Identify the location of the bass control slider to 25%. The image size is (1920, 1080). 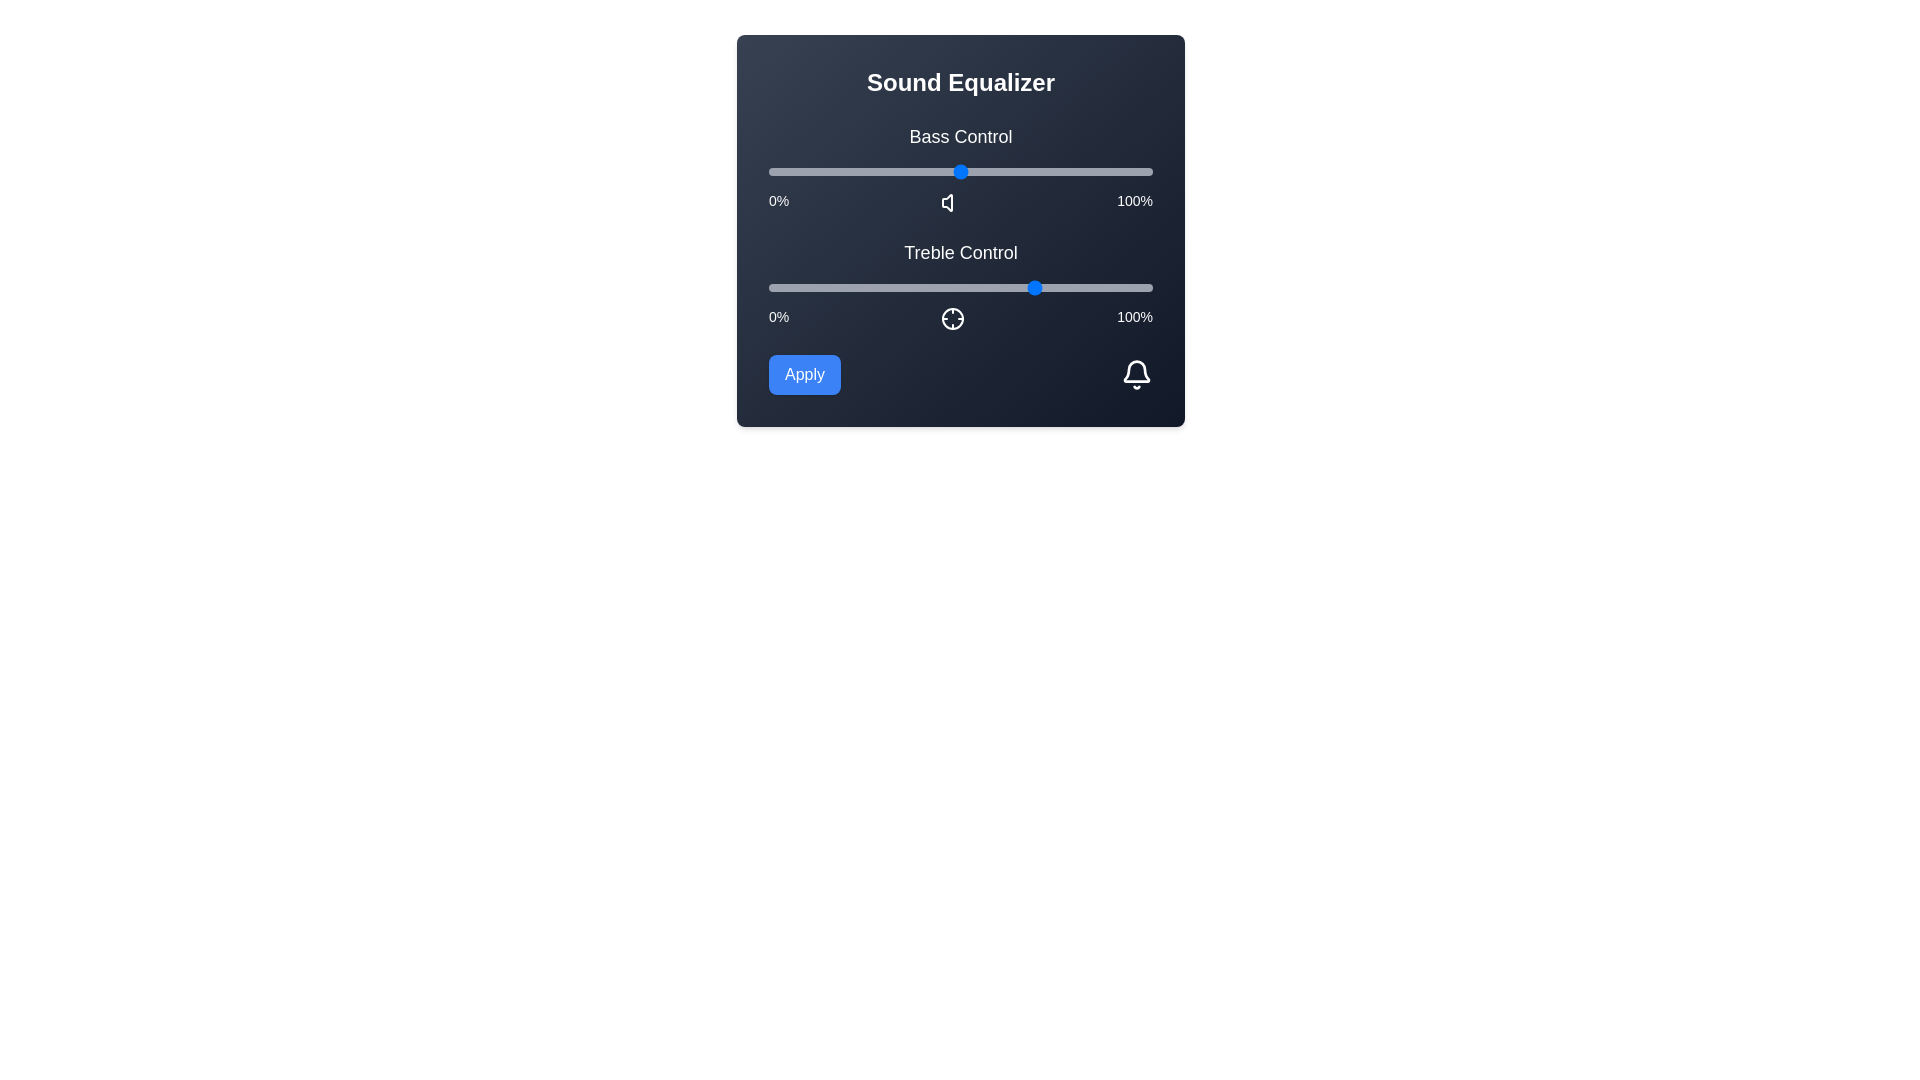
(864, 171).